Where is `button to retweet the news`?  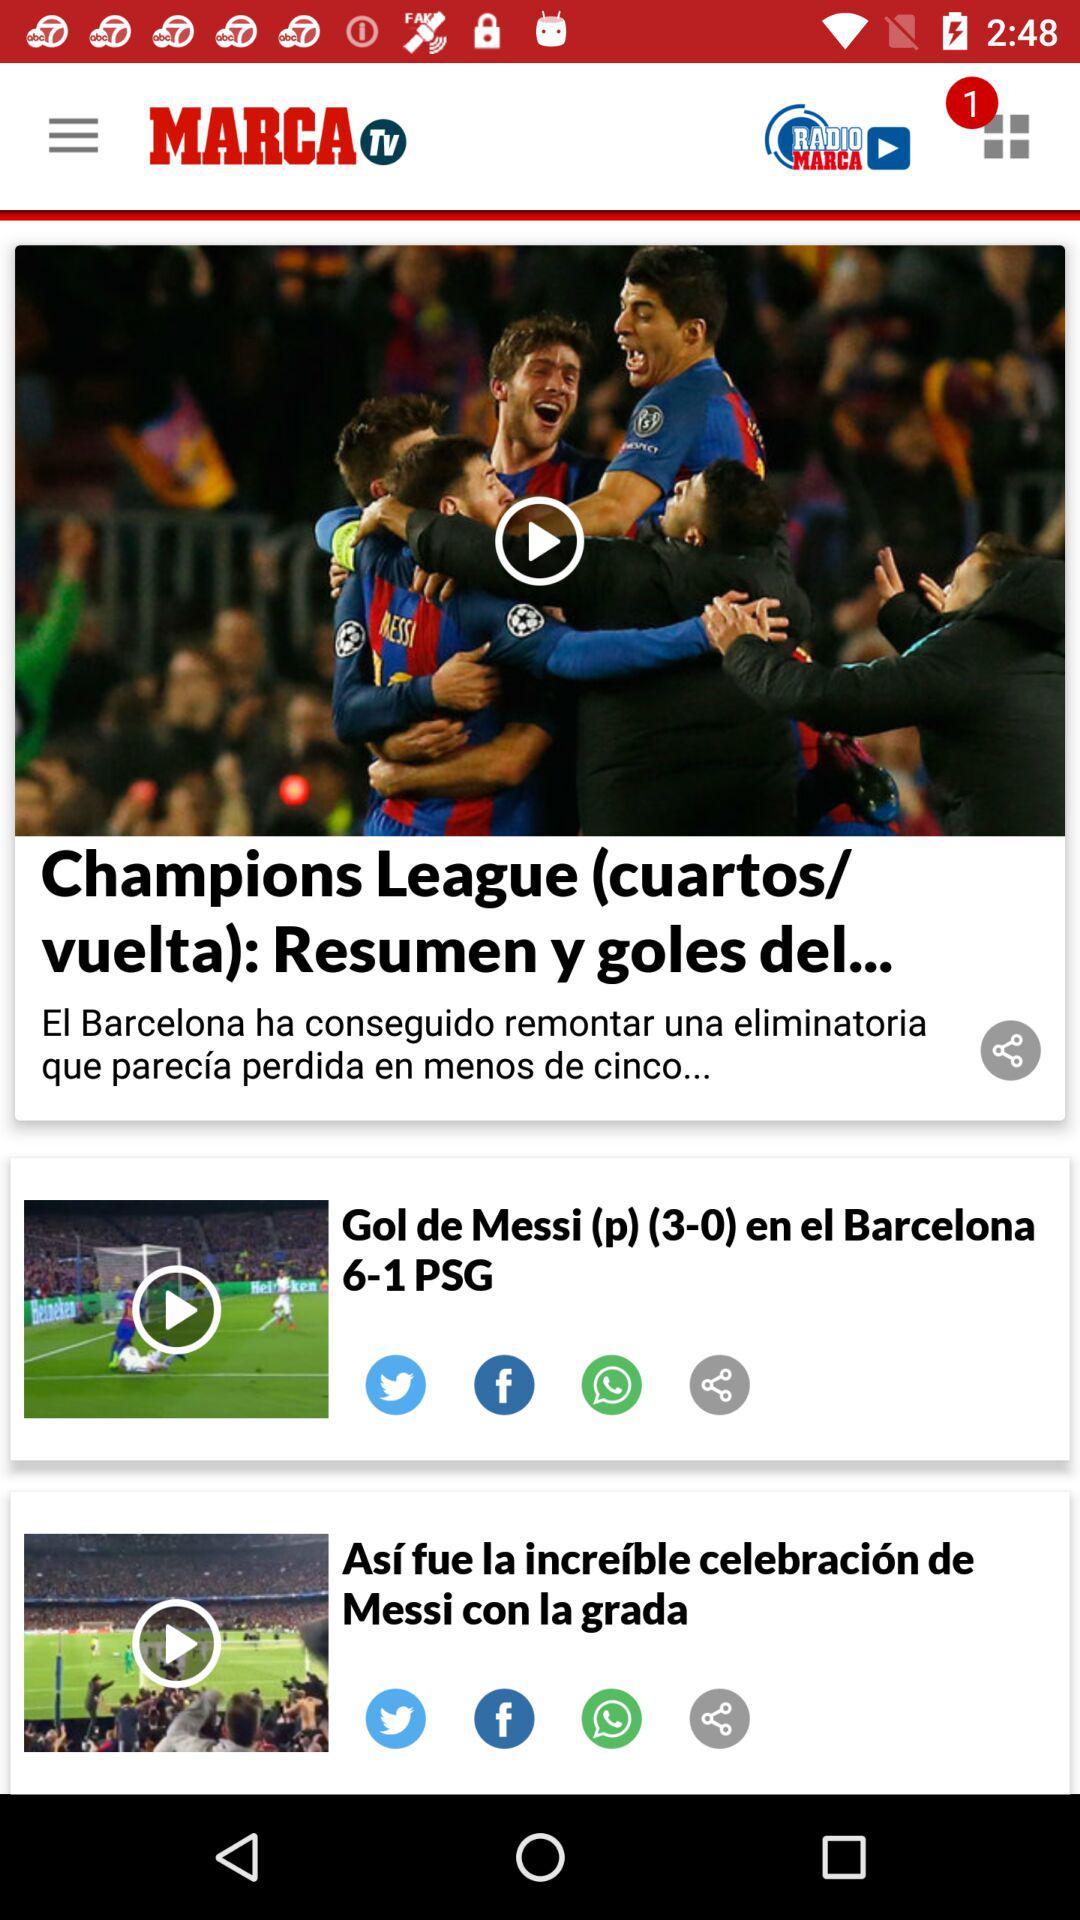 button to retweet the news is located at coordinates (396, 1384).